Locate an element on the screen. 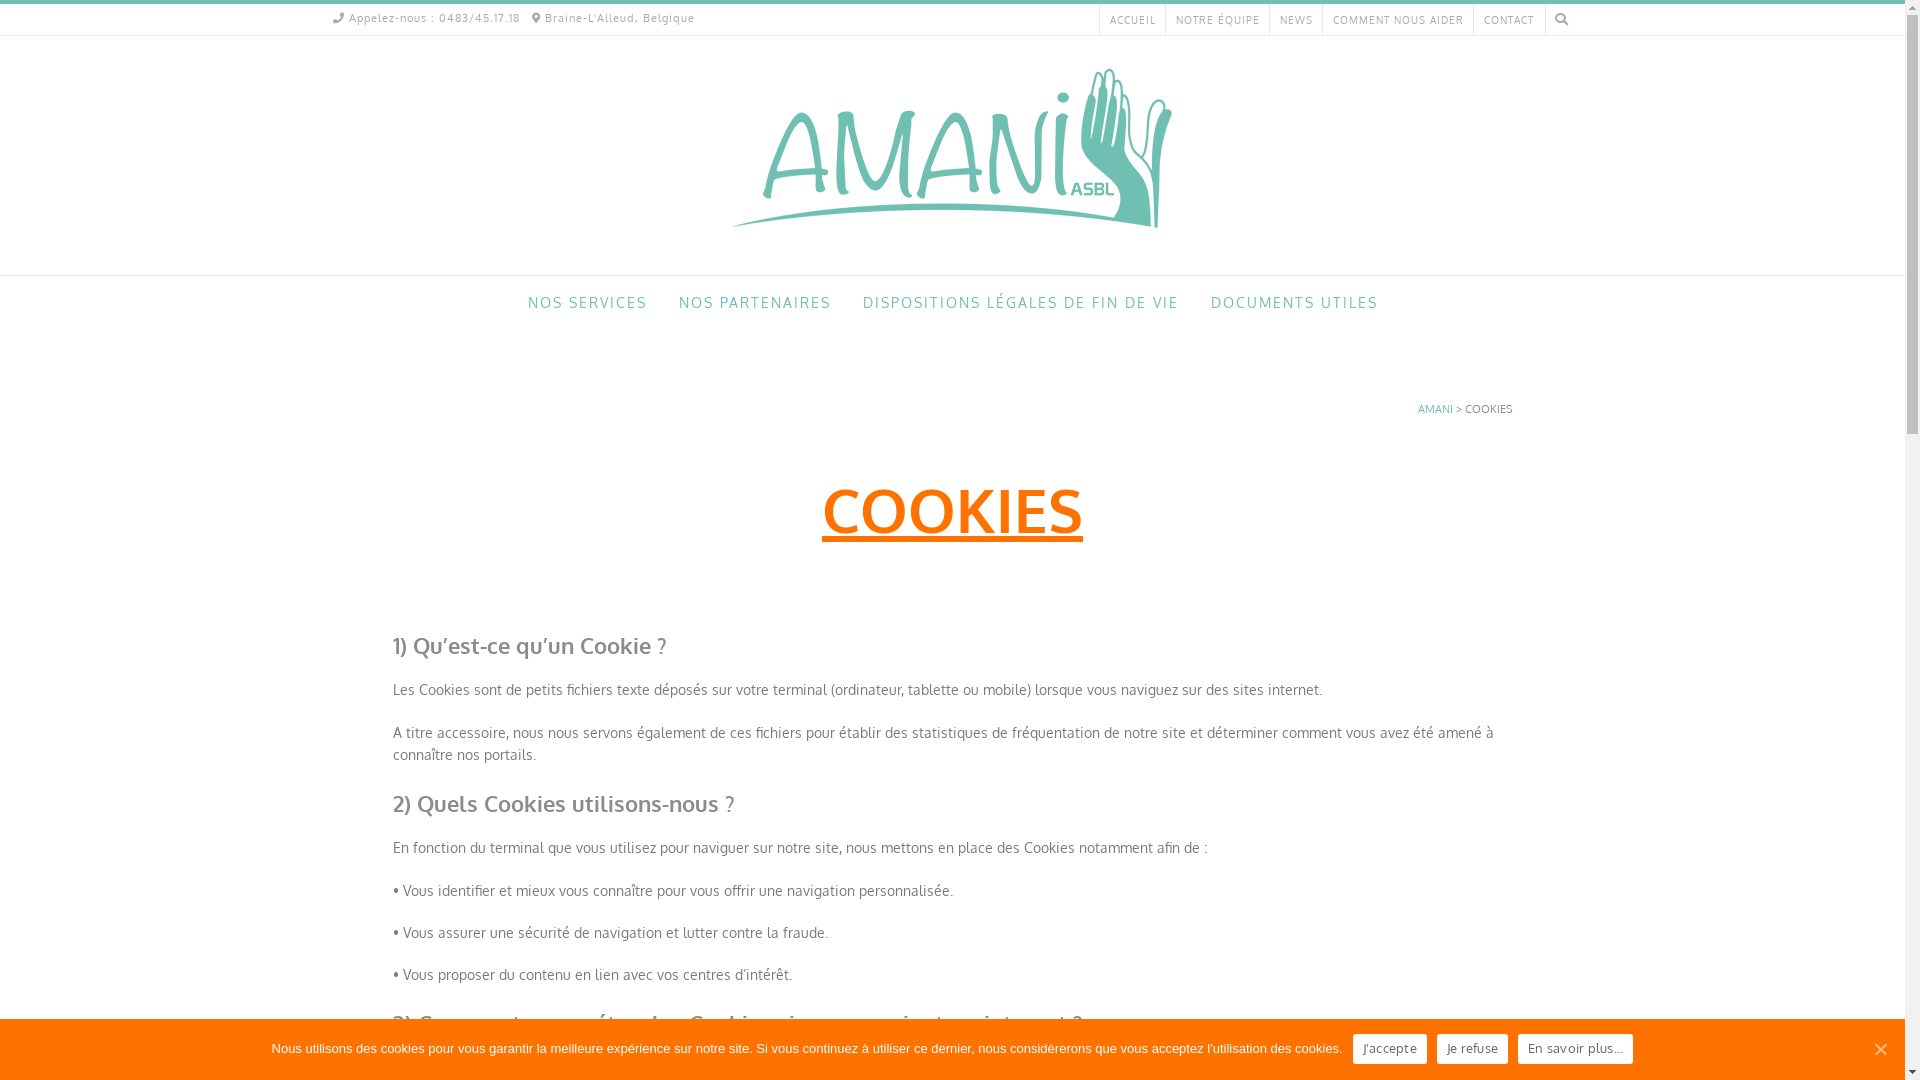 Image resolution: width=1920 pixels, height=1080 pixels. 'COMMENT NOUS AIDER' is located at coordinates (1396, 19).